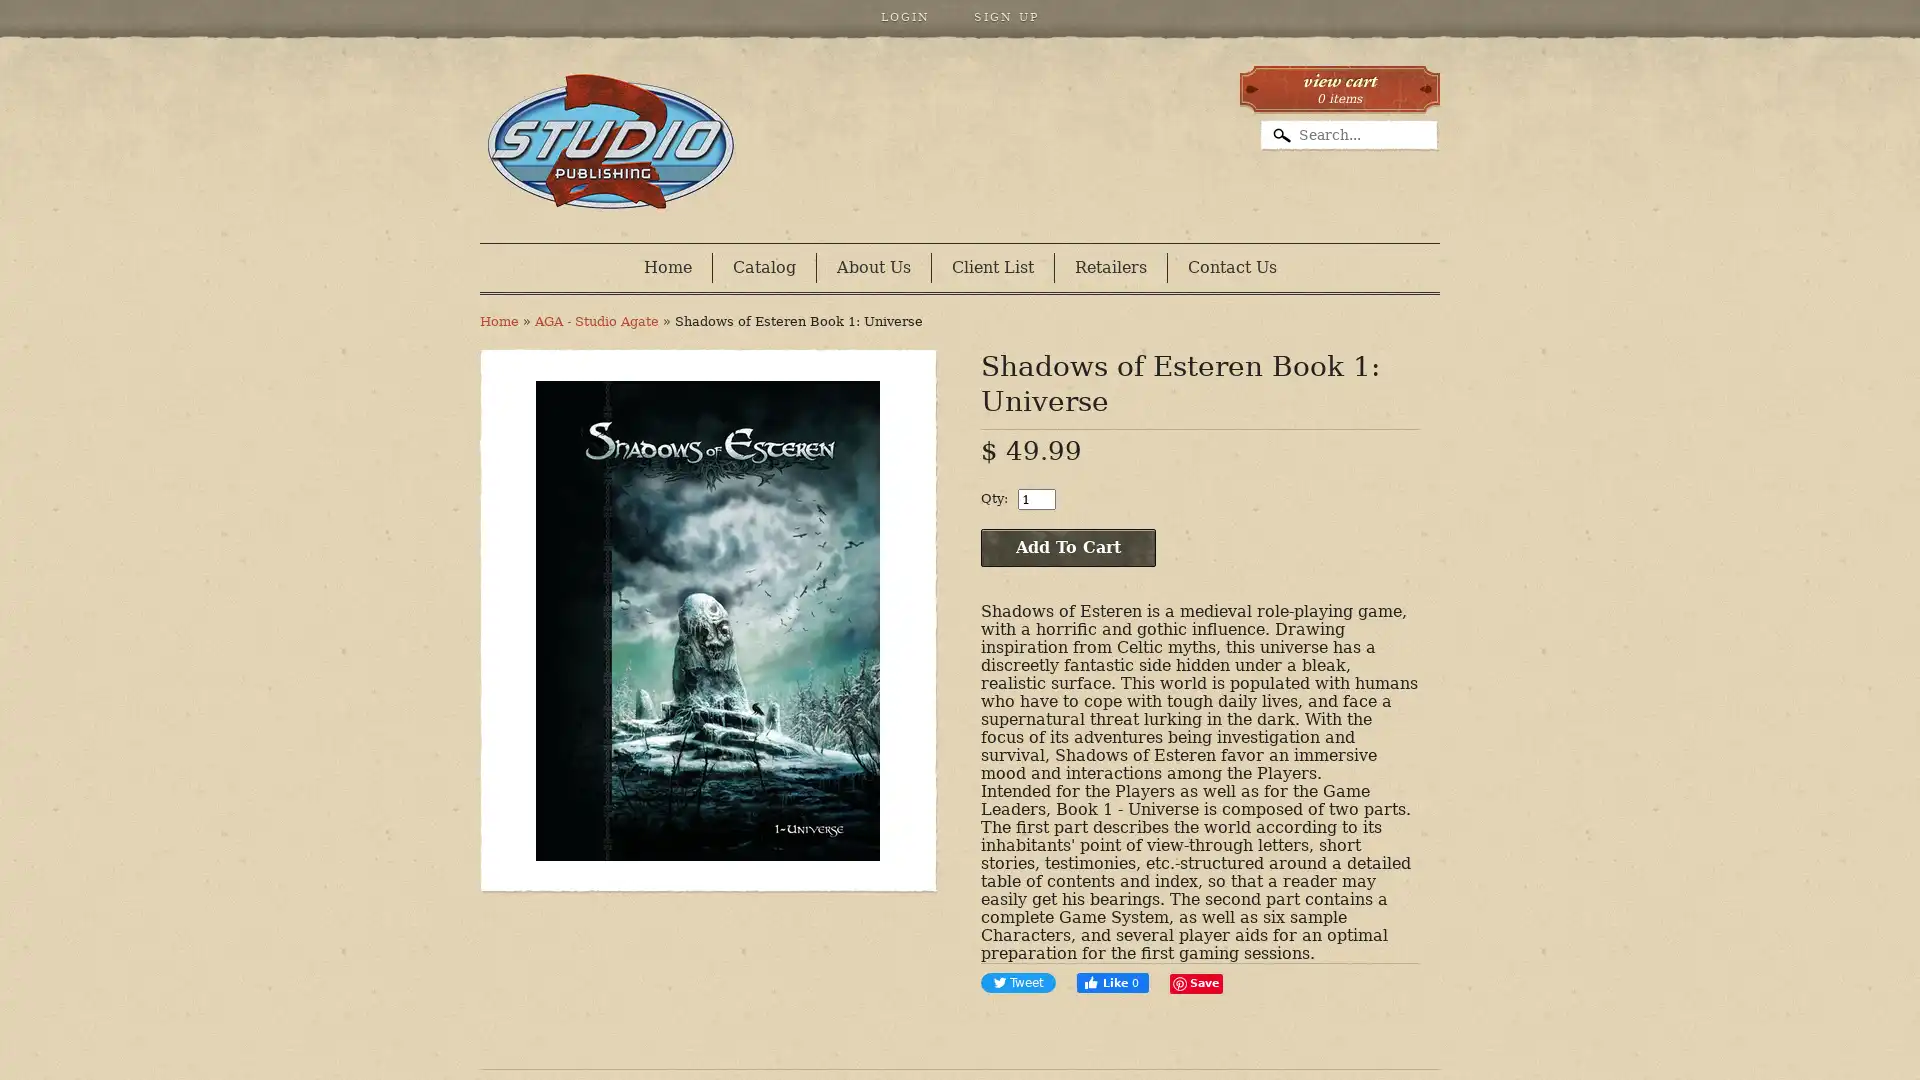  Describe the element at coordinates (1067, 547) in the screenshot. I see `Add To Cart` at that location.